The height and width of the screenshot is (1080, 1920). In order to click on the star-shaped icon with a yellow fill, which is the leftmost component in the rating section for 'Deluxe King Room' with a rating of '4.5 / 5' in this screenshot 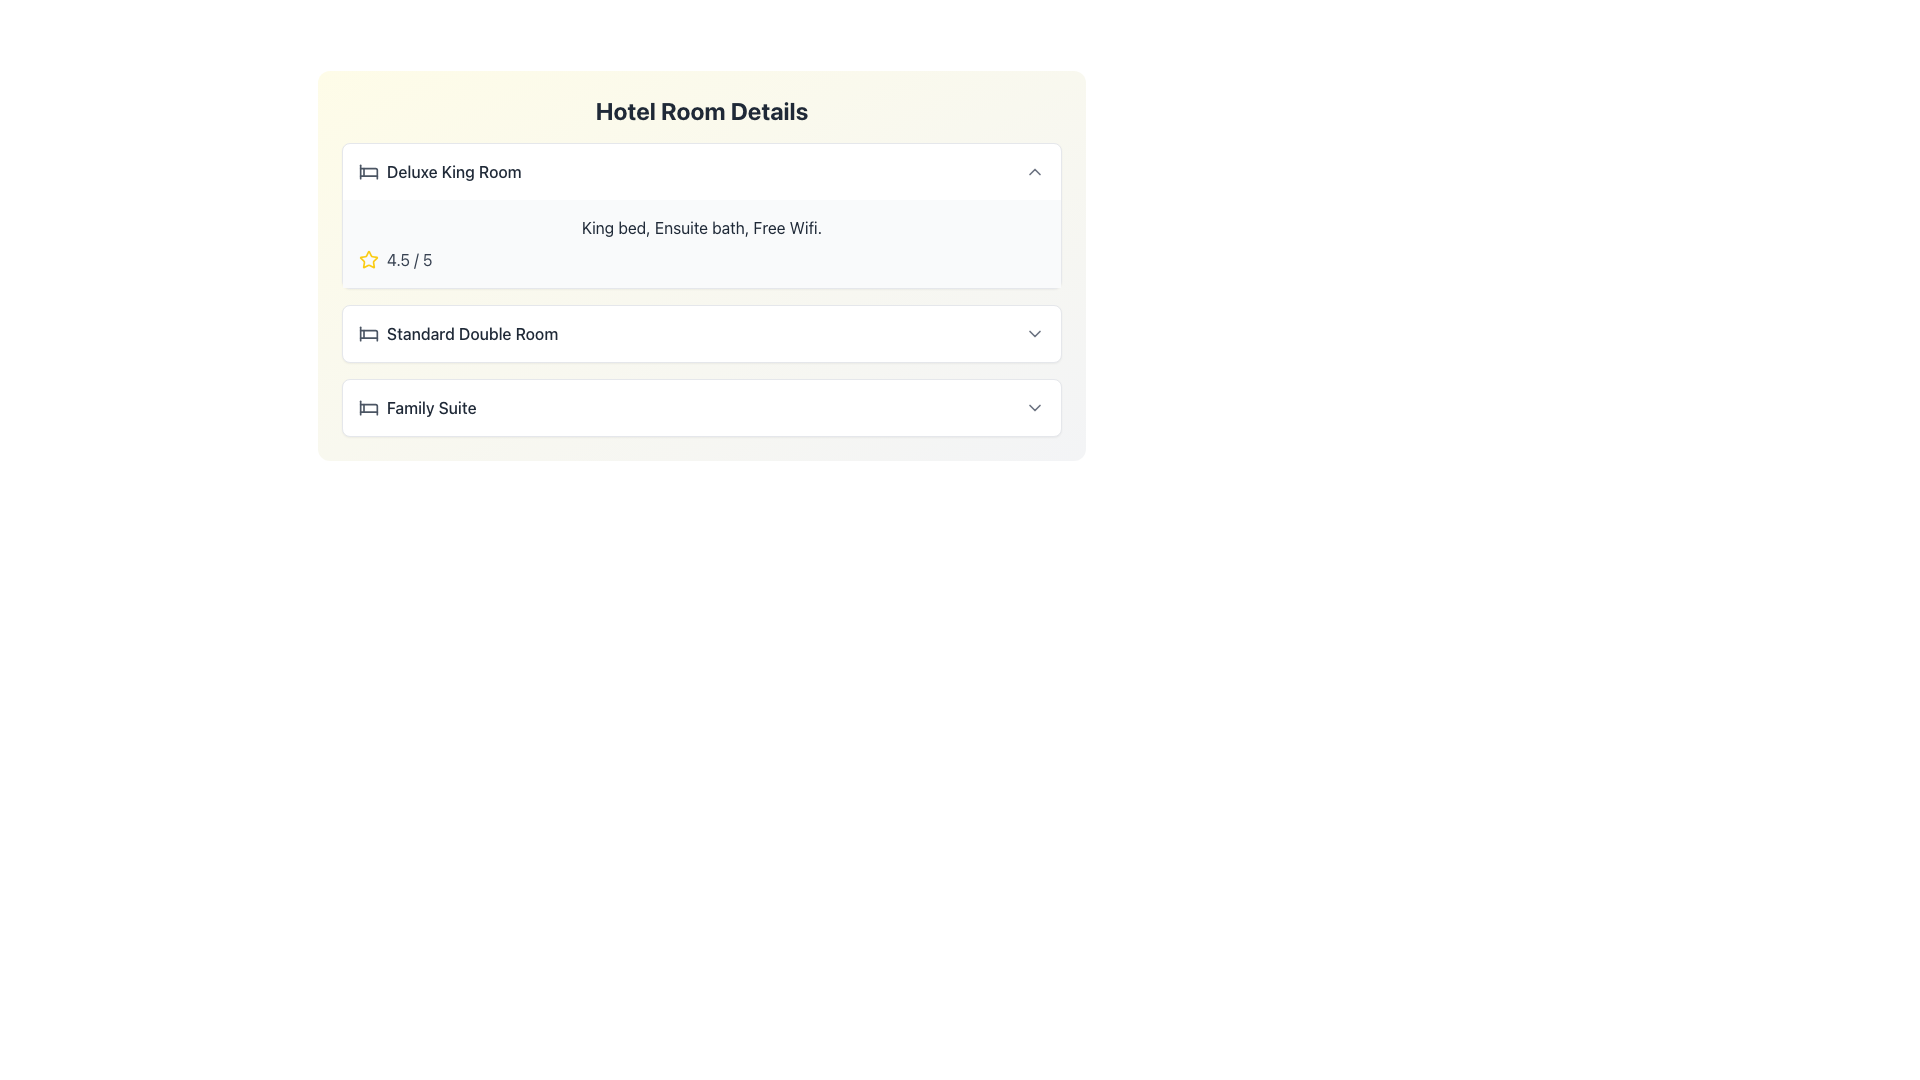, I will do `click(369, 258)`.